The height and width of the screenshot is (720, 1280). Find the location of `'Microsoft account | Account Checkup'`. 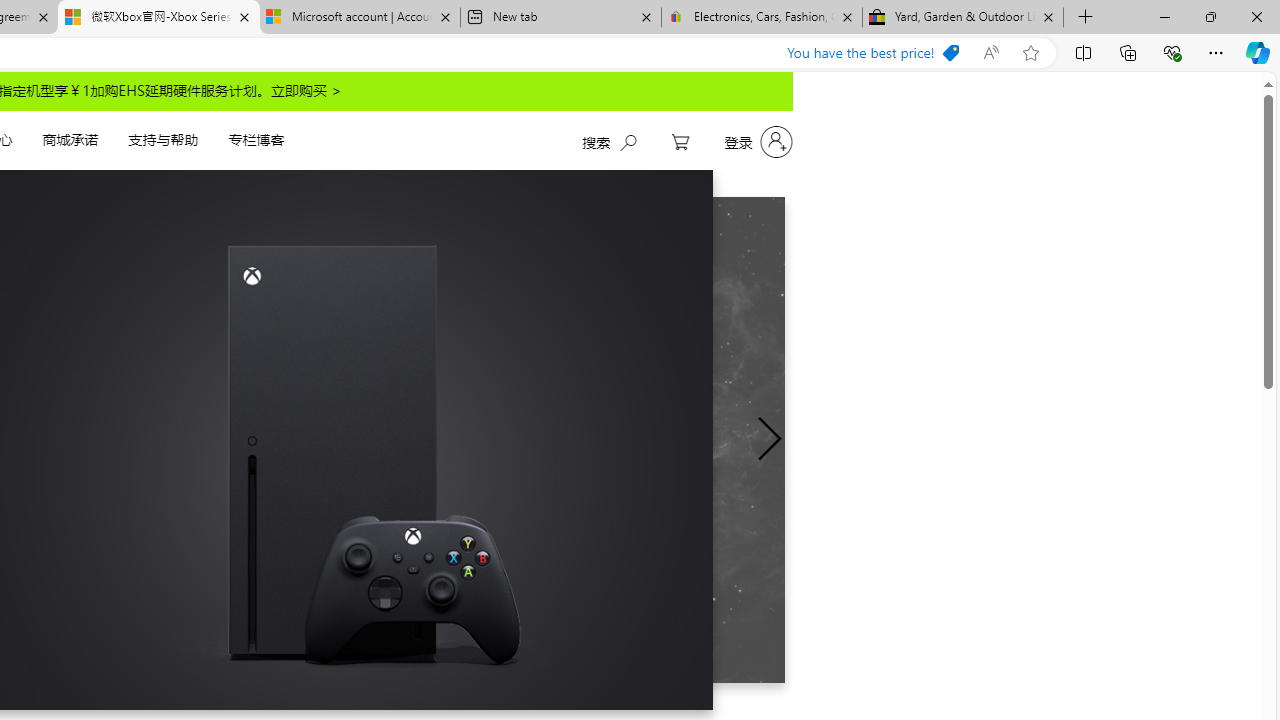

'Microsoft account | Account Checkup' is located at coordinates (359, 17).